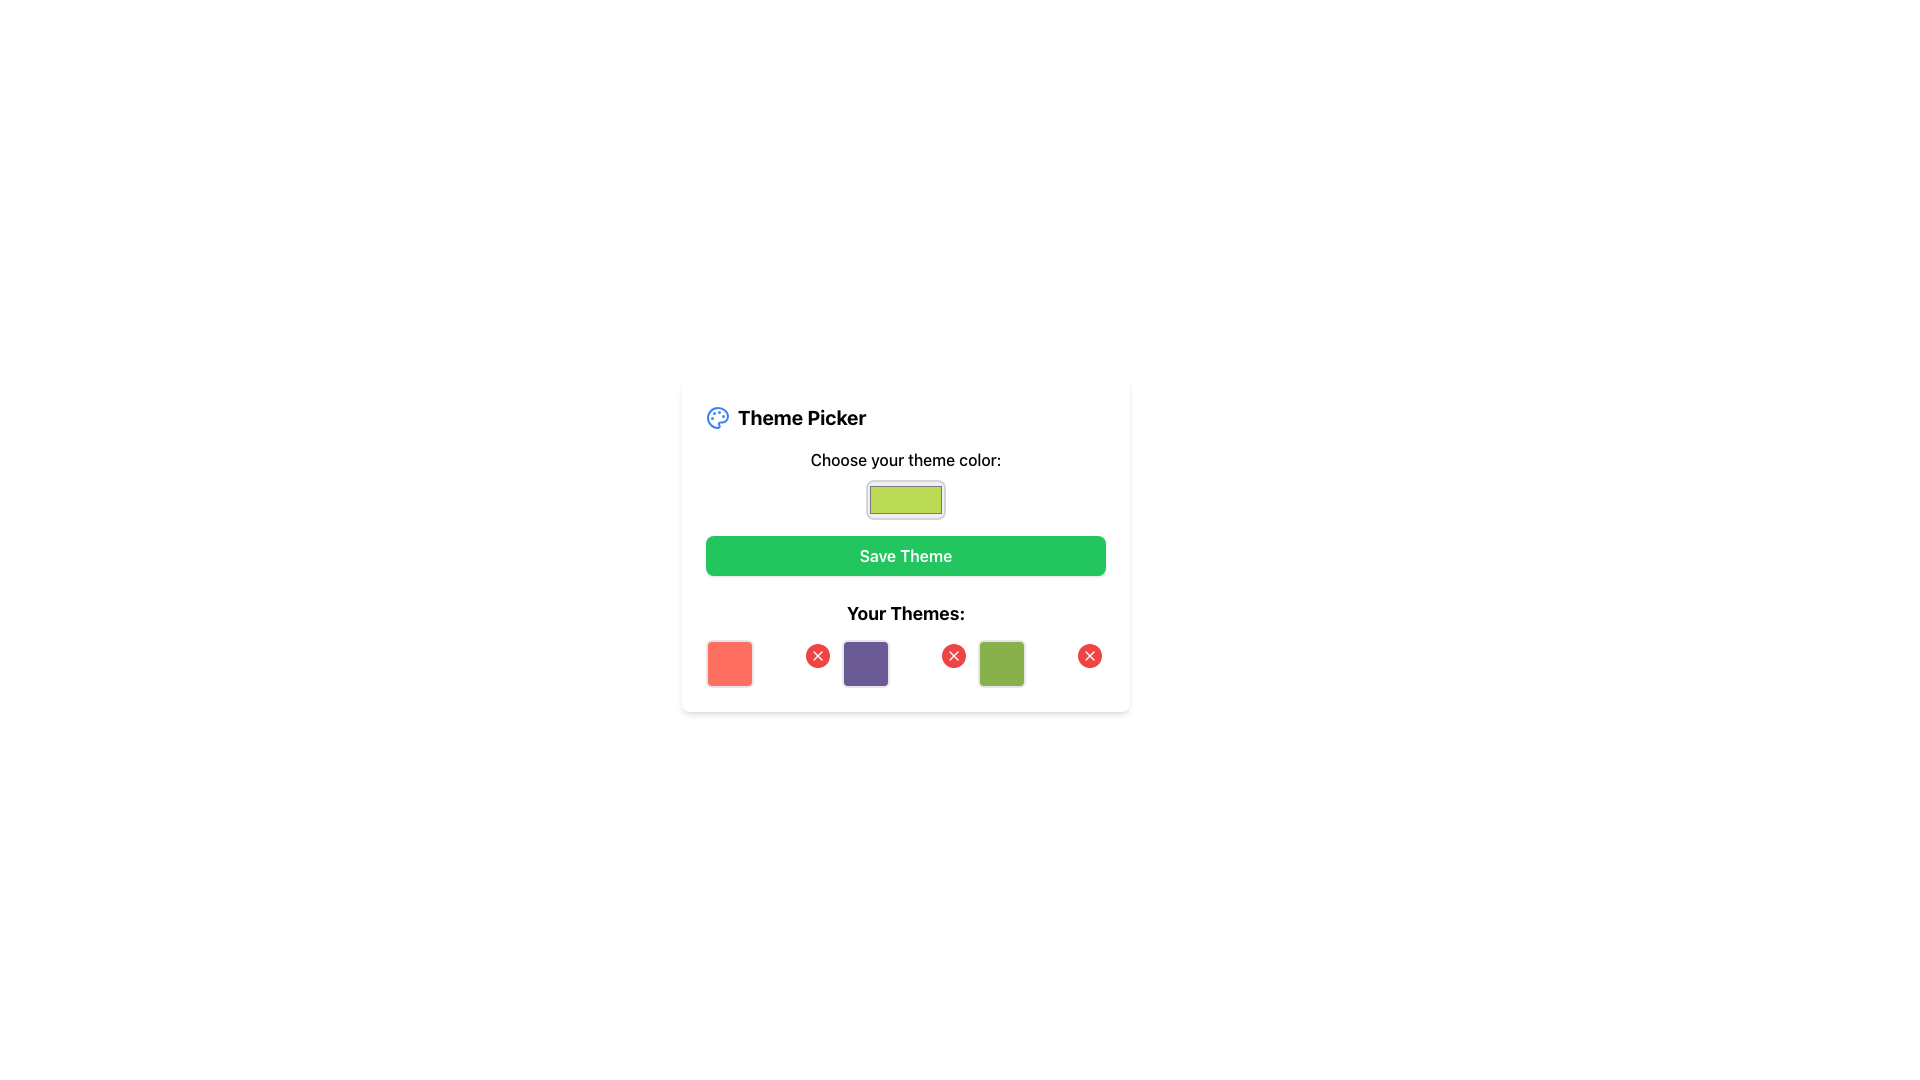  I want to click on the visual icon located to the left of the 'Theme Picker' title text, which visually complements the theme selection section, so click(718, 416).